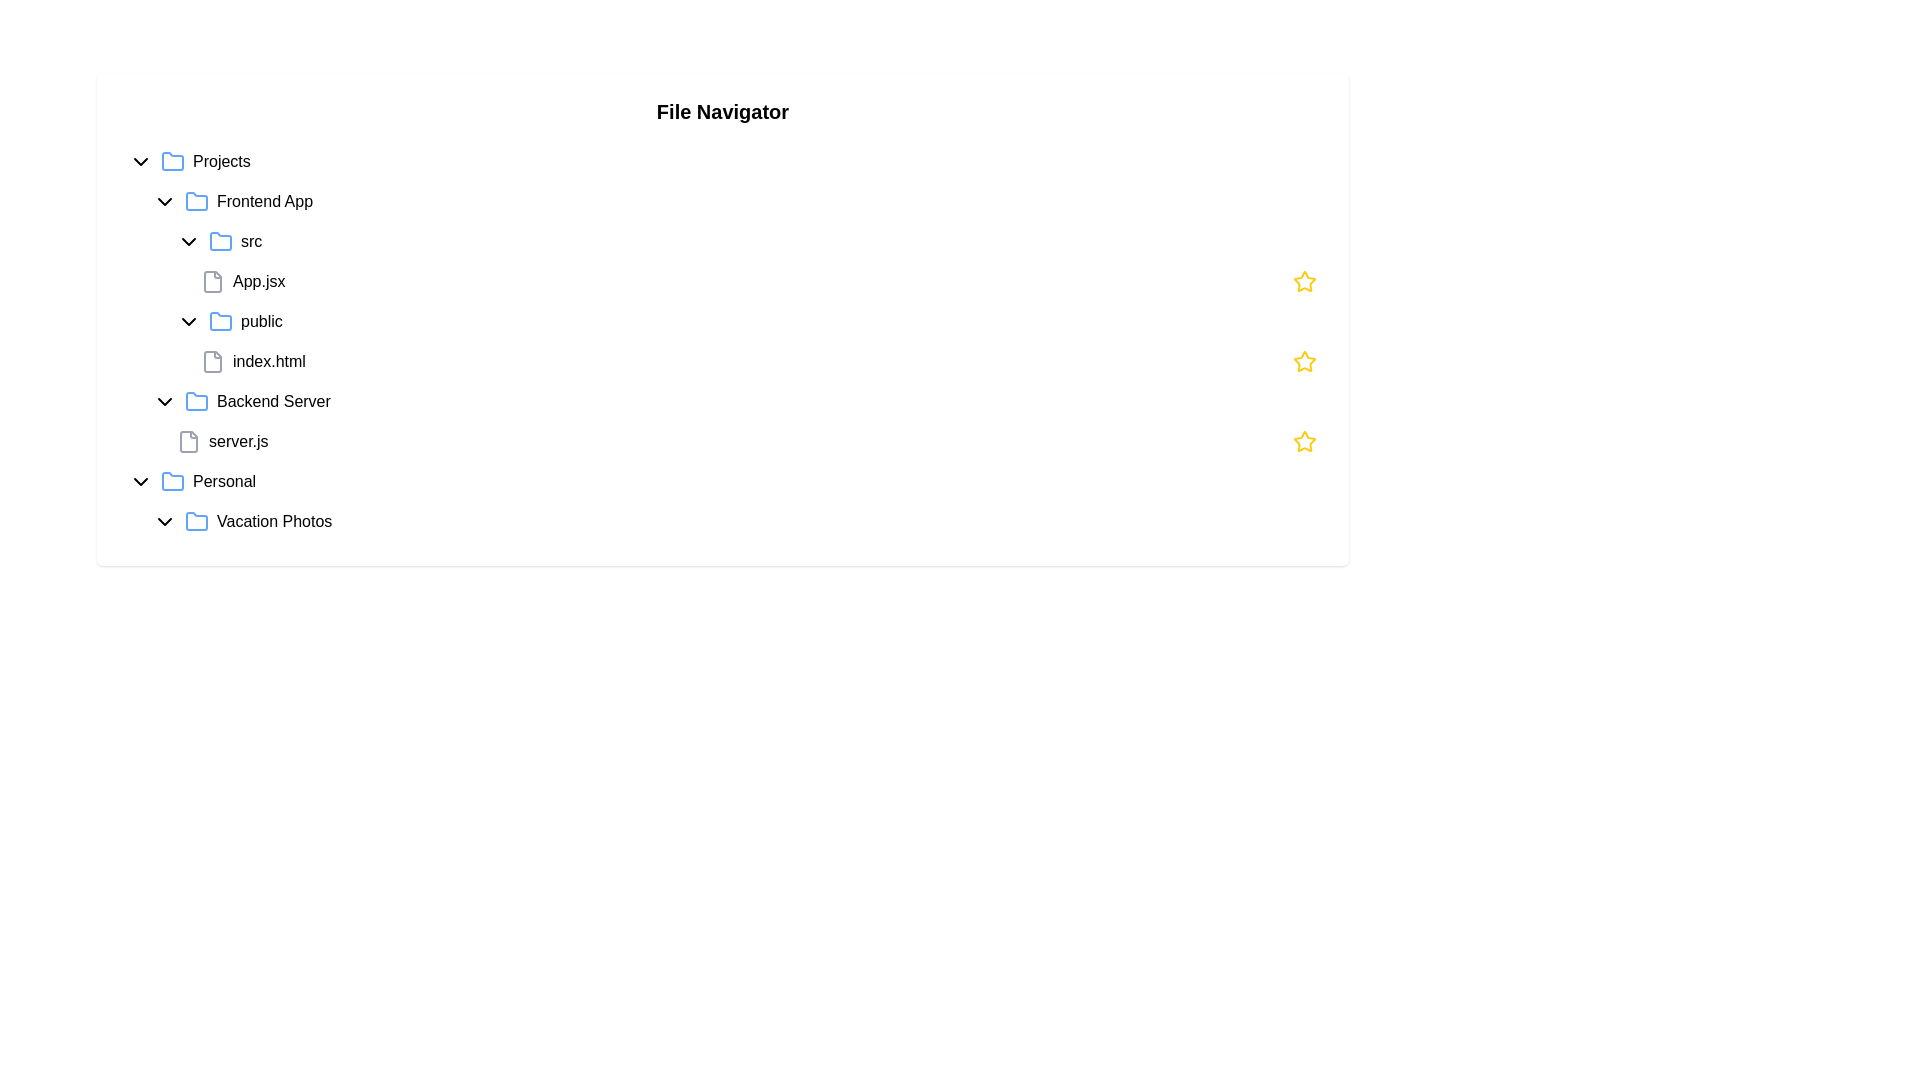 This screenshot has height=1080, width=1920. Describe the element at coordinates (220, 320) in the screenshot. I see `the blue folder icon located adjacent to the text 'public'` at that location.